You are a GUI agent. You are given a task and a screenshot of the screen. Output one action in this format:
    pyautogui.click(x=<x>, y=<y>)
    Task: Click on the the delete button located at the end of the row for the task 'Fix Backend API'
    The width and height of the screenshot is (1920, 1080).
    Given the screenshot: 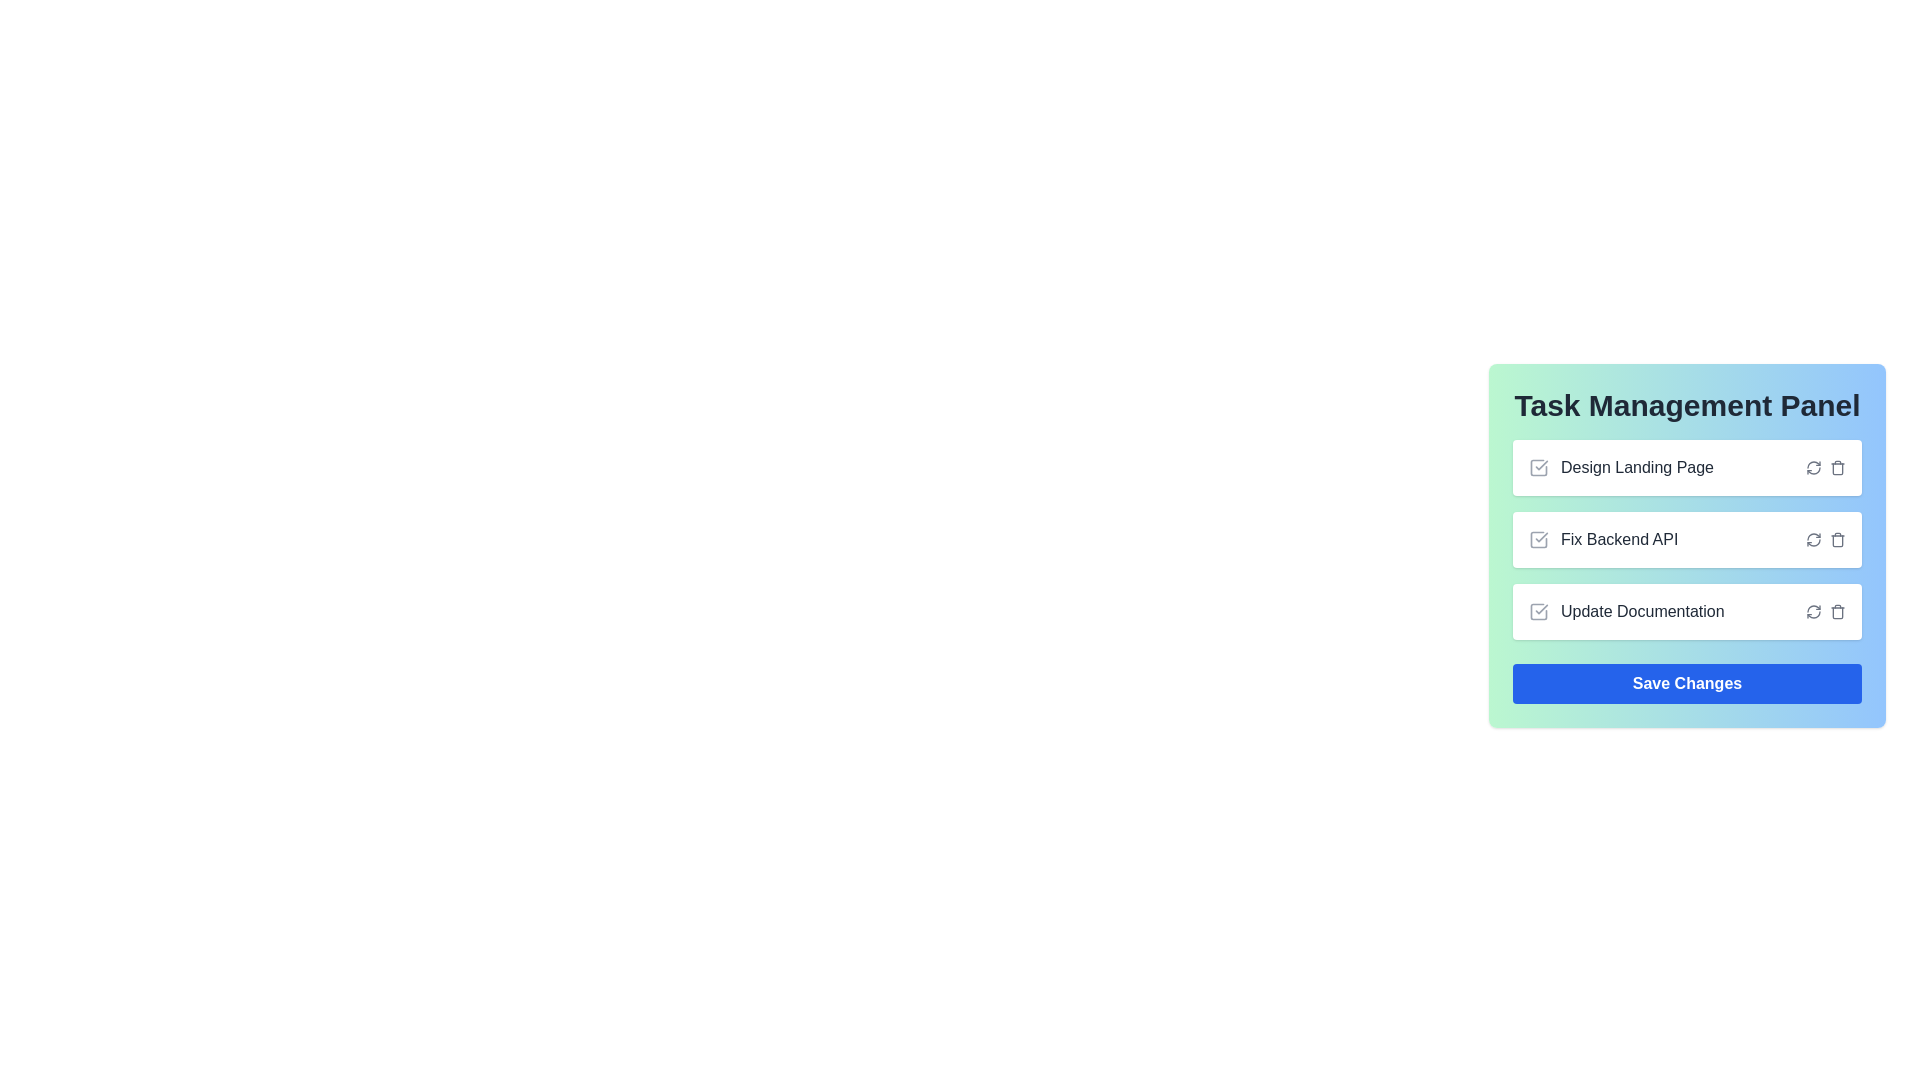 What is the action you would take?
    pyautogui.click(x=1838, y=540)
    